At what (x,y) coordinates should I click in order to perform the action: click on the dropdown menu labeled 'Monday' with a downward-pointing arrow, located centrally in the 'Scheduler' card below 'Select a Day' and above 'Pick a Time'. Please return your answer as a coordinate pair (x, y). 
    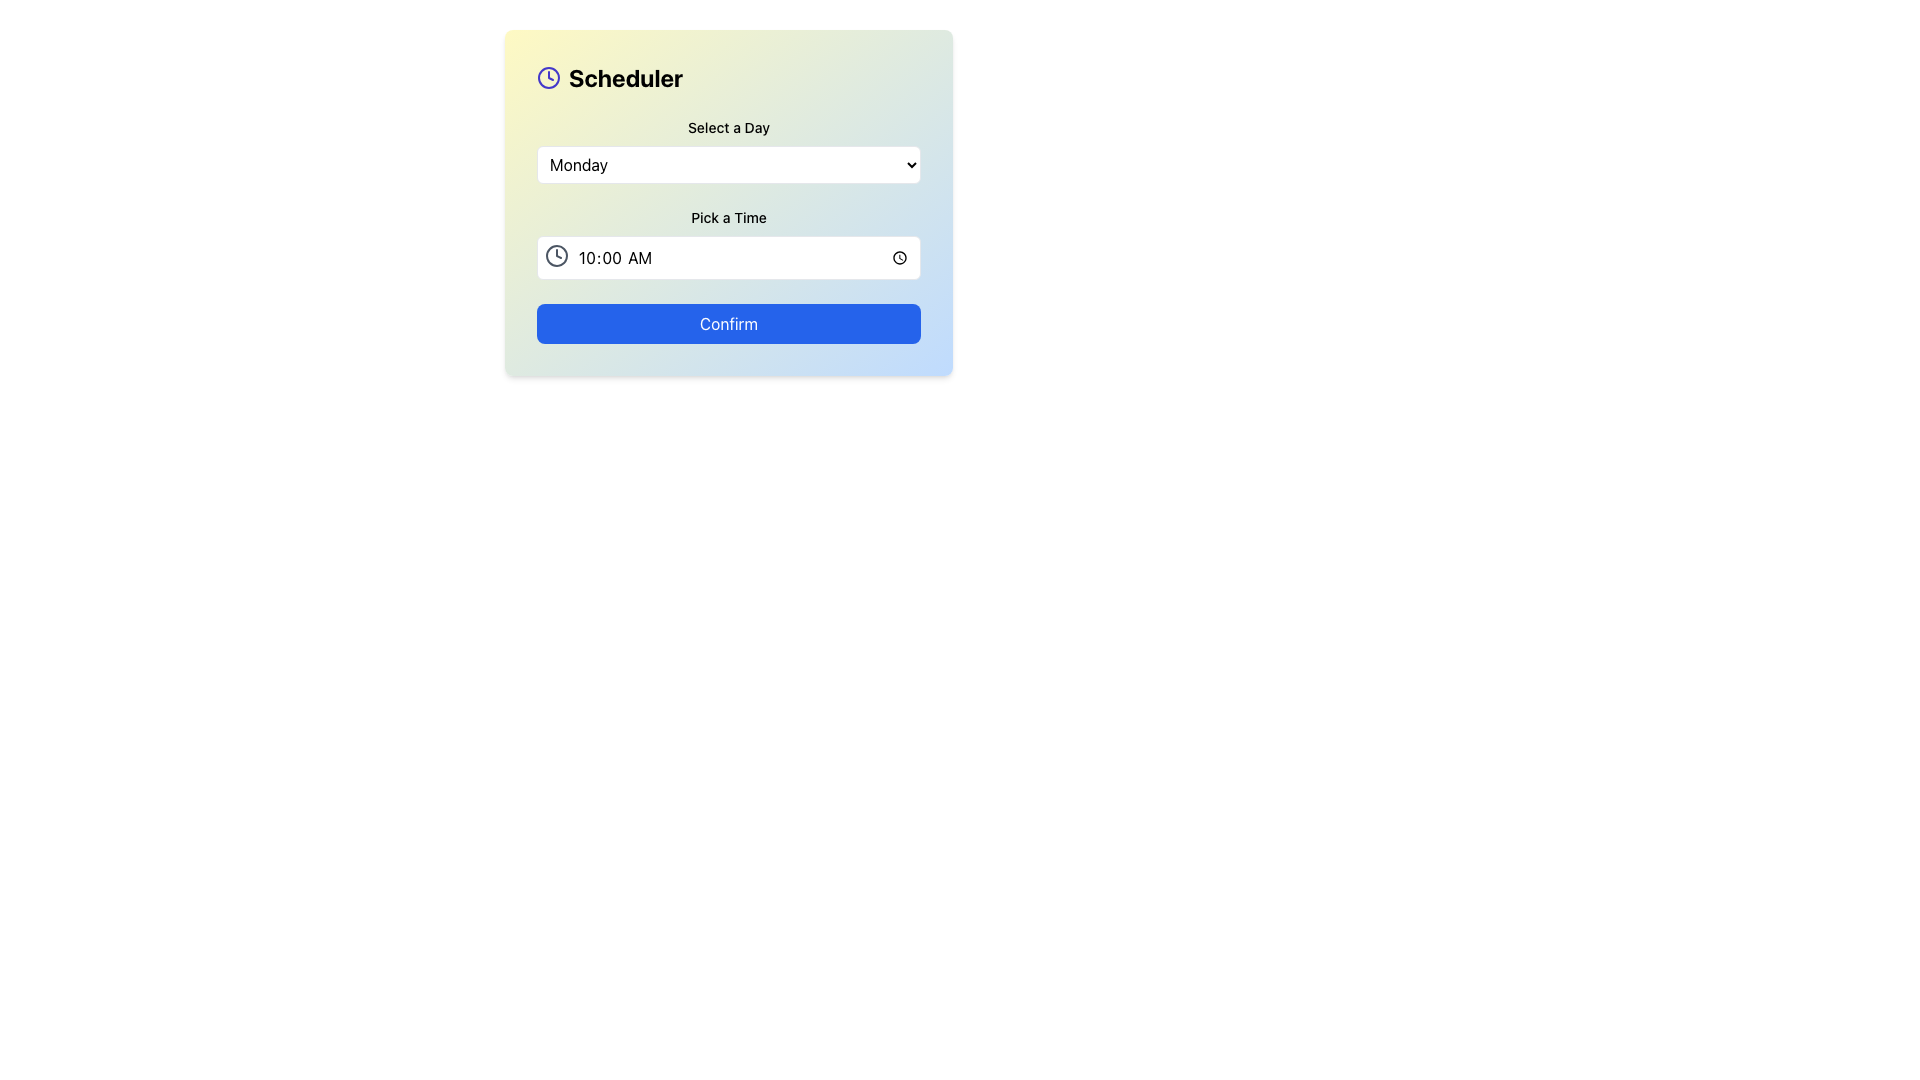
    Looking at the image, I should click on (728, 149).